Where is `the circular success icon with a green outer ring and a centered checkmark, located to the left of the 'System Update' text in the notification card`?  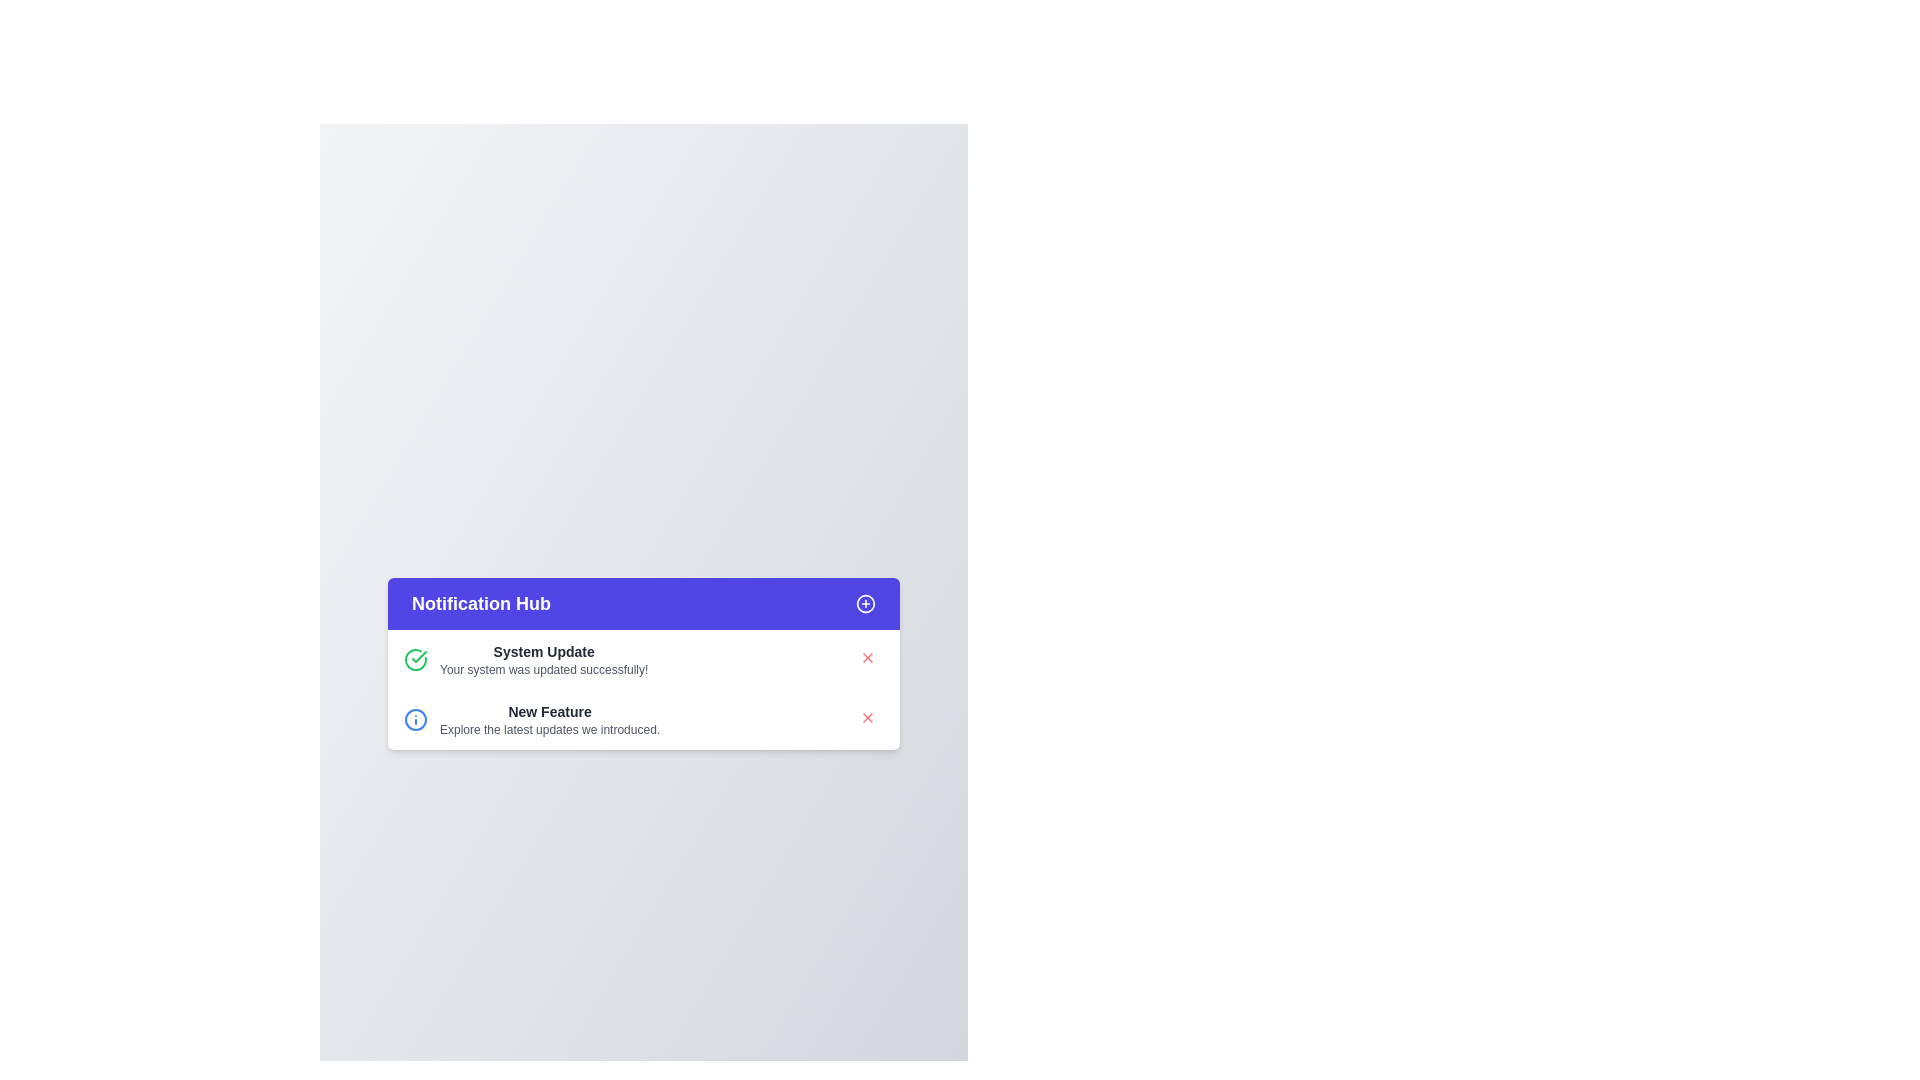
the circular success icon with a green outer ring and a centered checkmark, located to the left of the 'System Update' text in the notification card is located at coordinates (415, 659).